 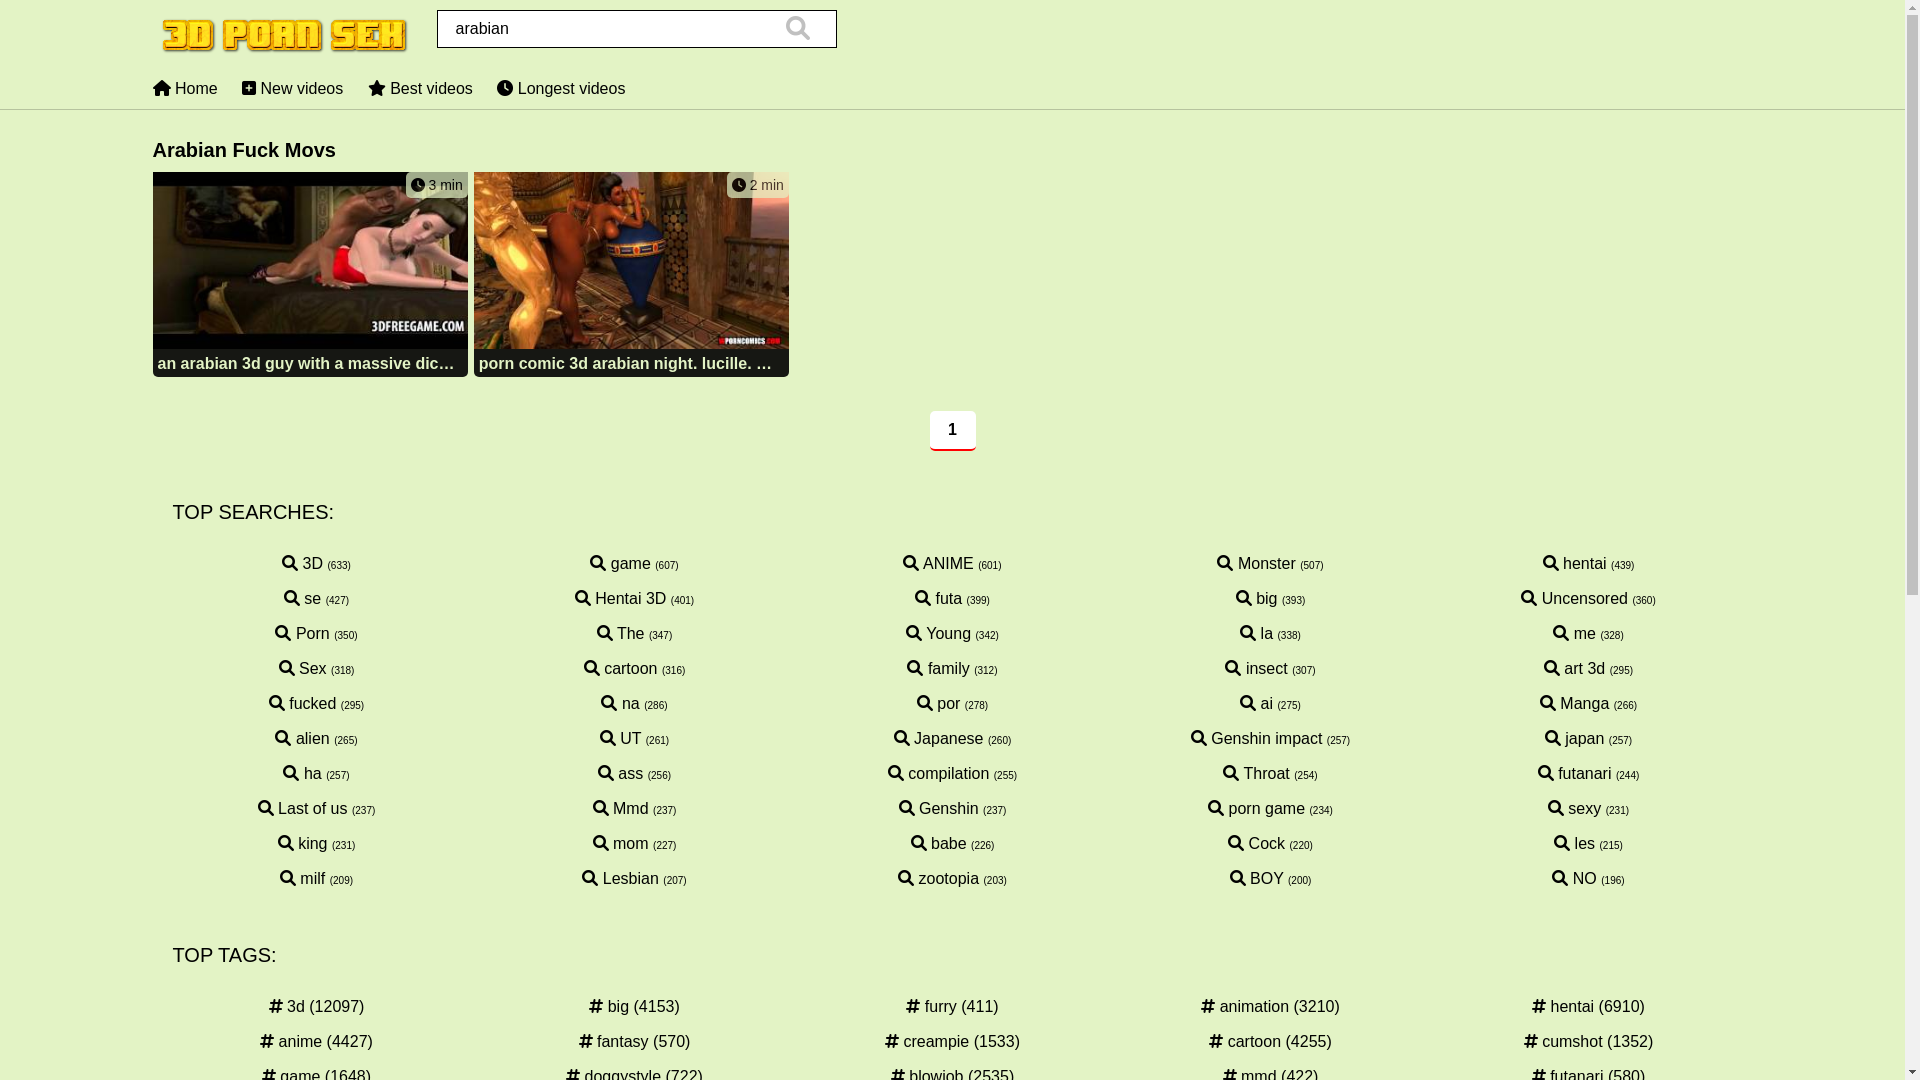 What do you see at coordinates (1587, 1040) in the screenshot?
I see `'cumshot (1352)'` at bounding box center [1587, 1040].